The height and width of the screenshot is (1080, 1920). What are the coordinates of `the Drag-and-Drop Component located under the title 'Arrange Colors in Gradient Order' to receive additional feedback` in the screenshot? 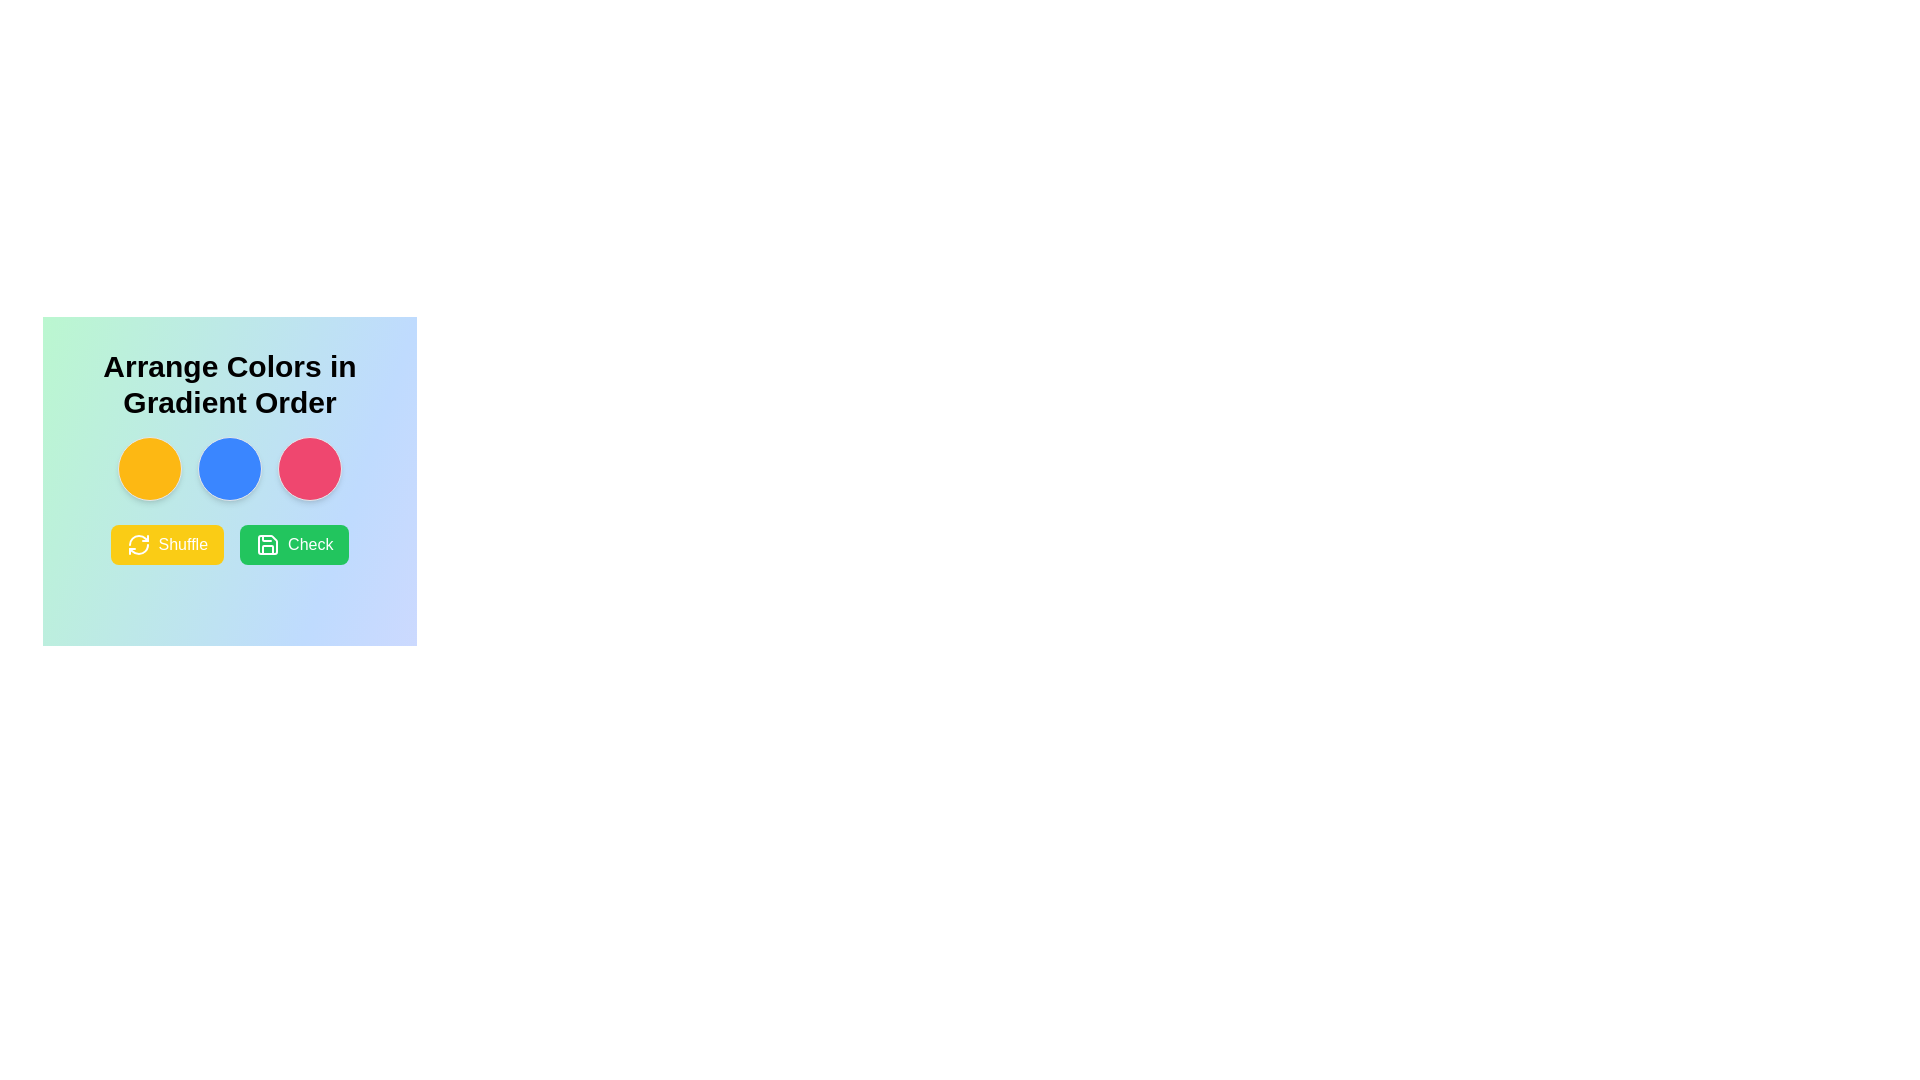 It's located at (230, 469).